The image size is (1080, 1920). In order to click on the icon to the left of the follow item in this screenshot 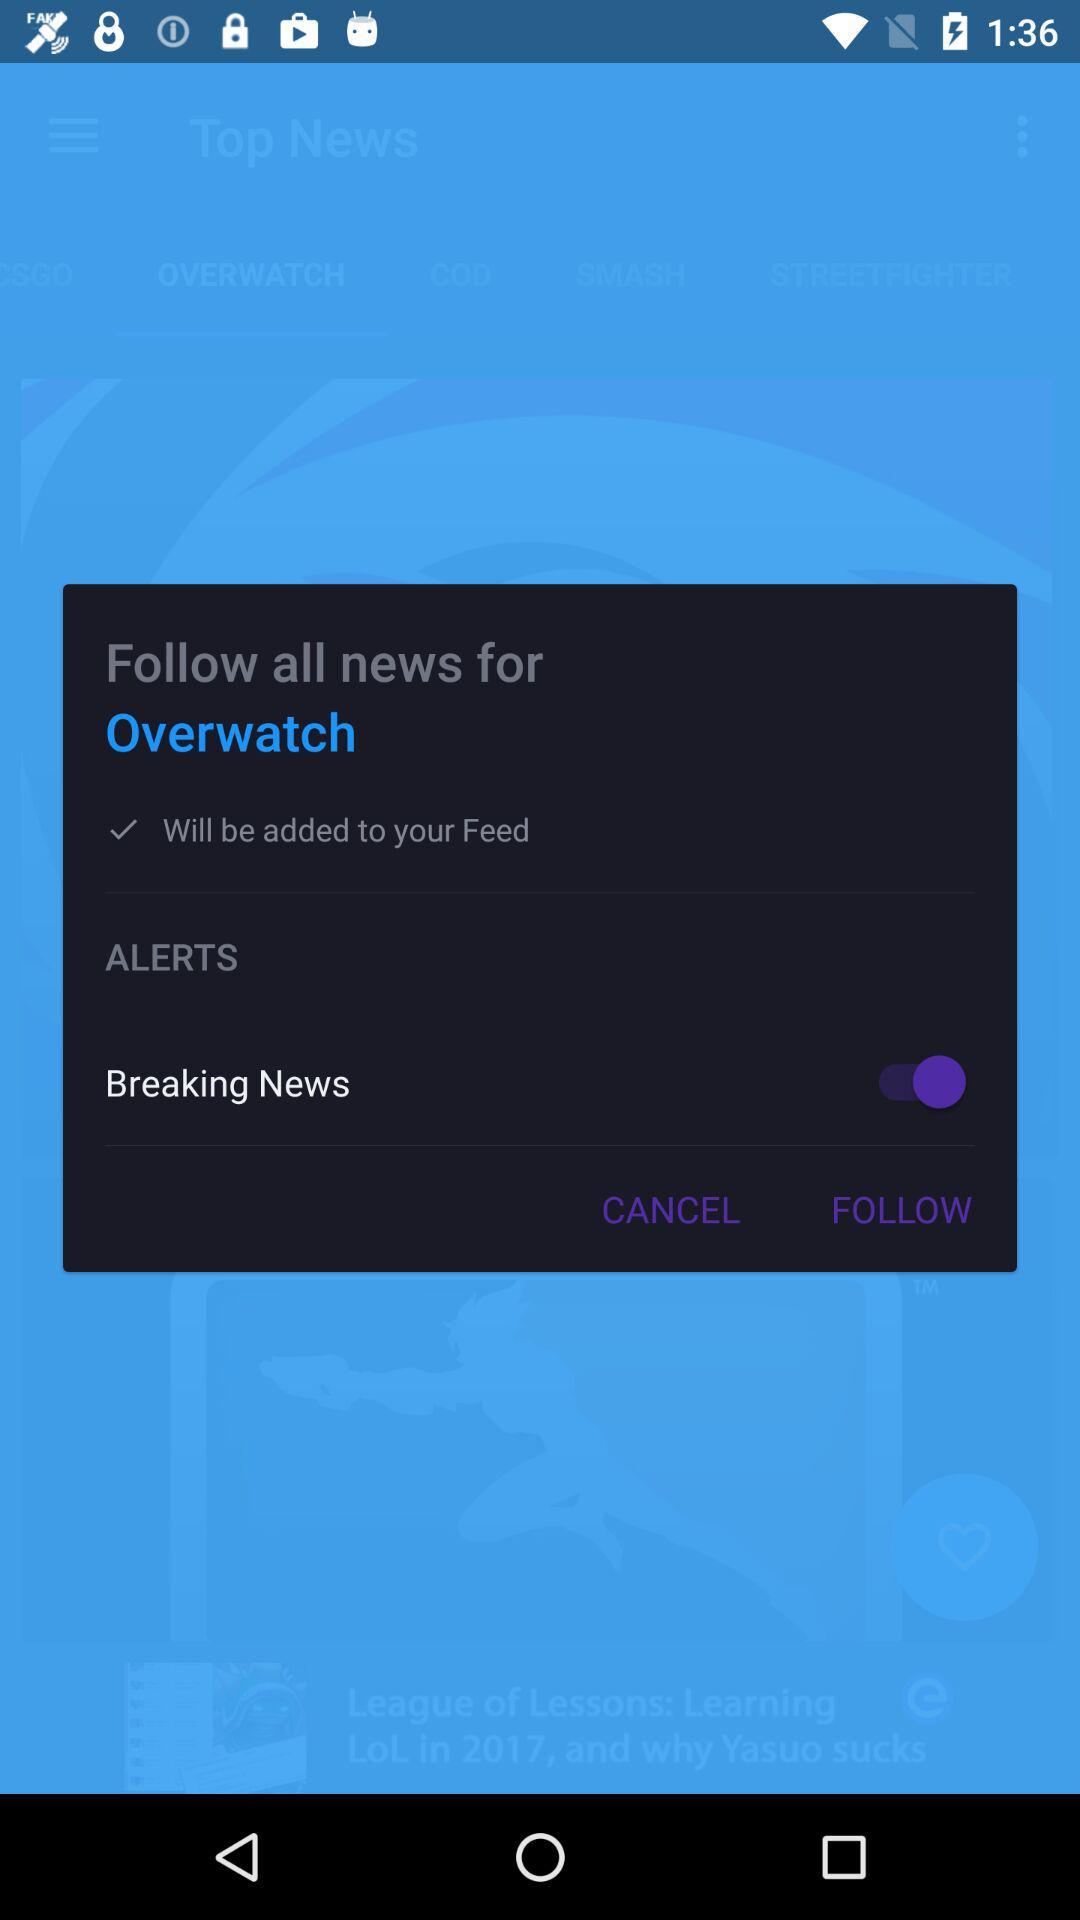, I will do `click(670, 1208)`.